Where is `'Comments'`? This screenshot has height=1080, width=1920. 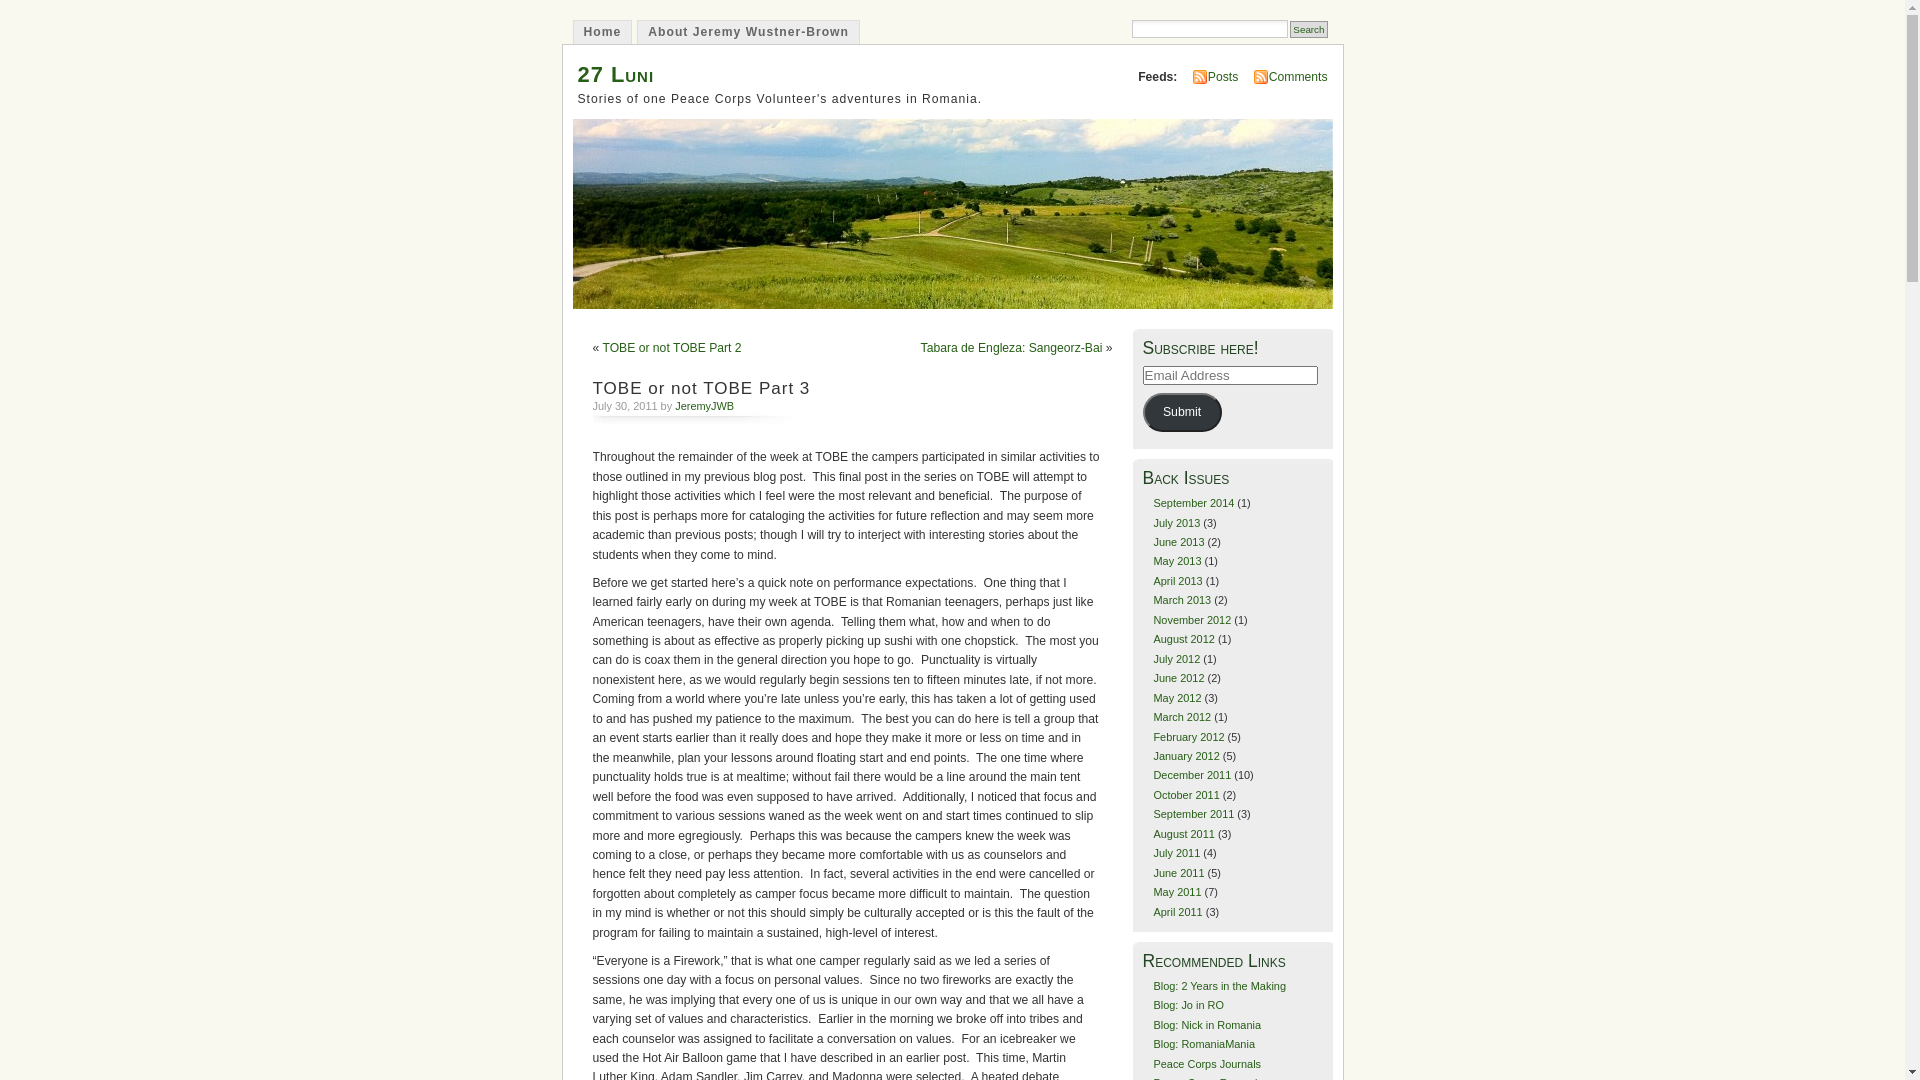
'Comments' is located at coordinates (1298, 76).